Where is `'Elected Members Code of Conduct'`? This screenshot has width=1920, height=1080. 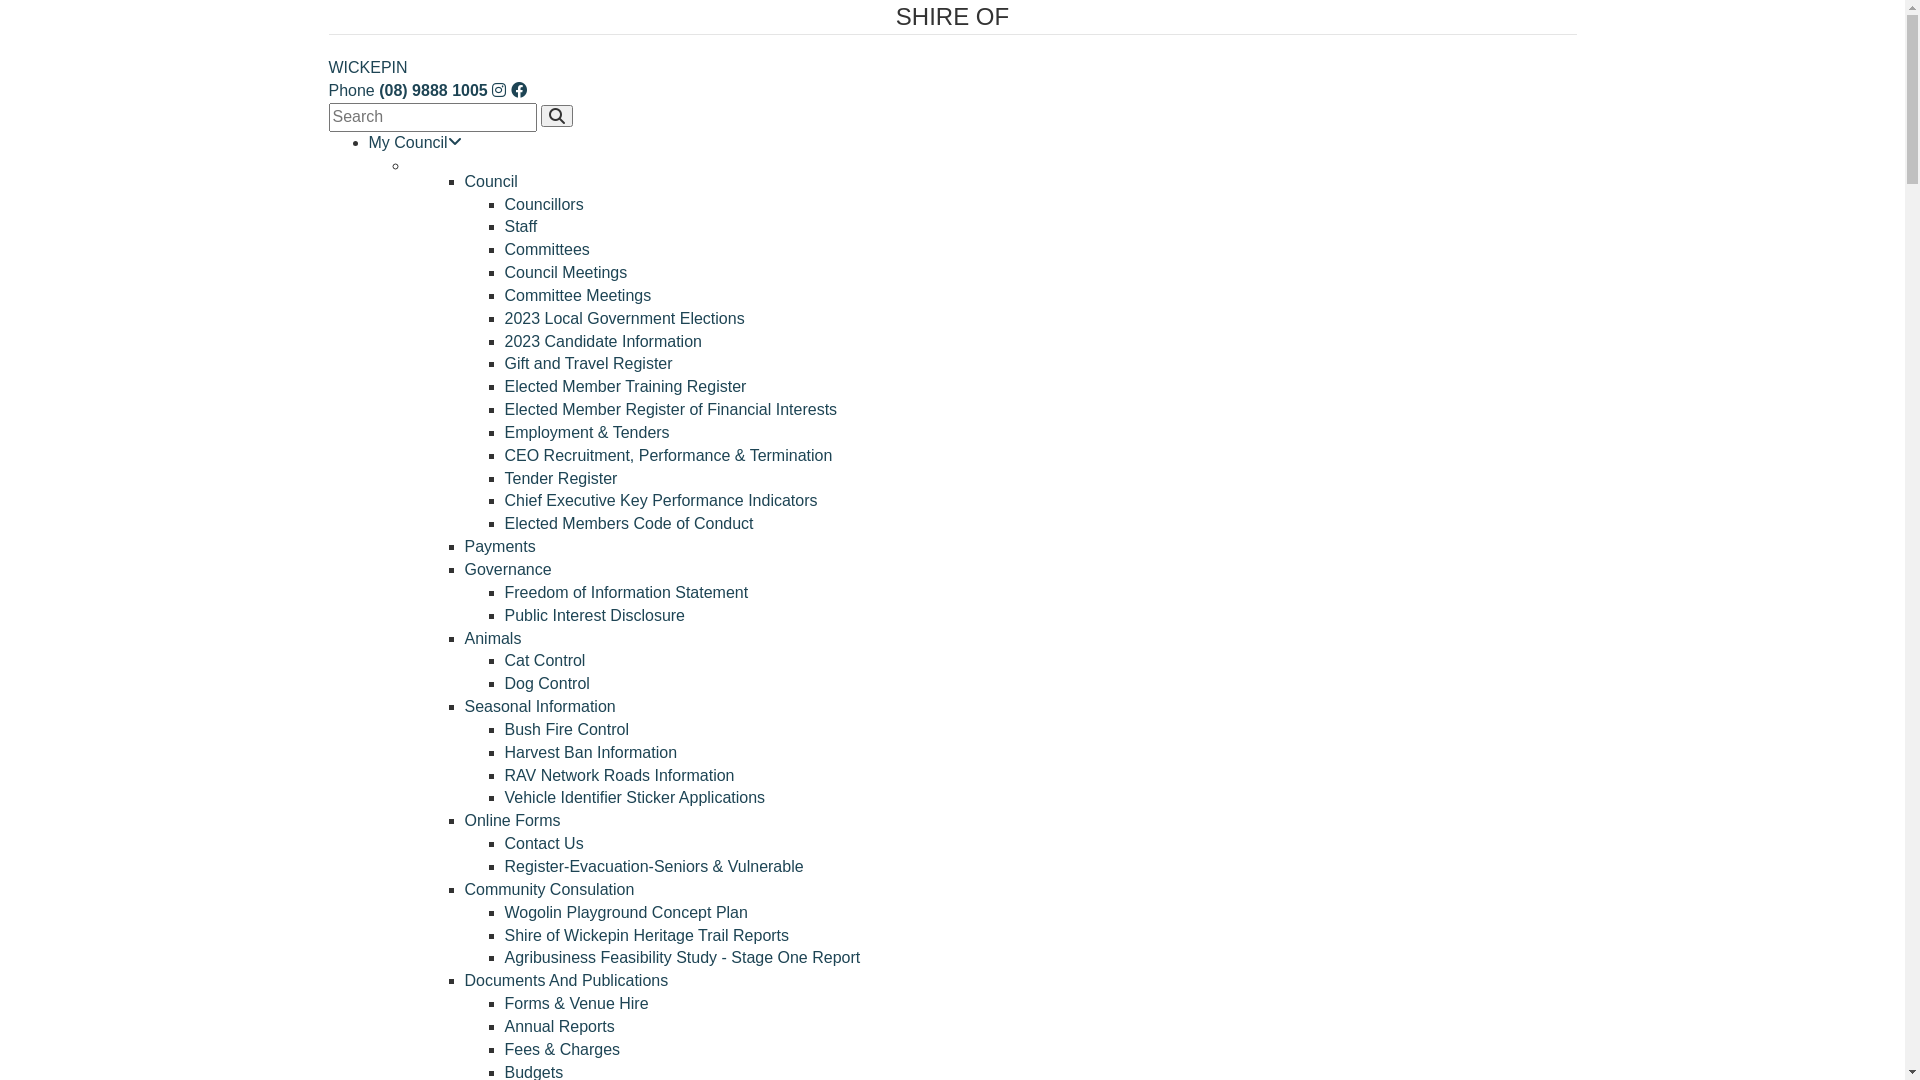 'Elected Members Code of Conduct' is located at coordinates (627, 522).